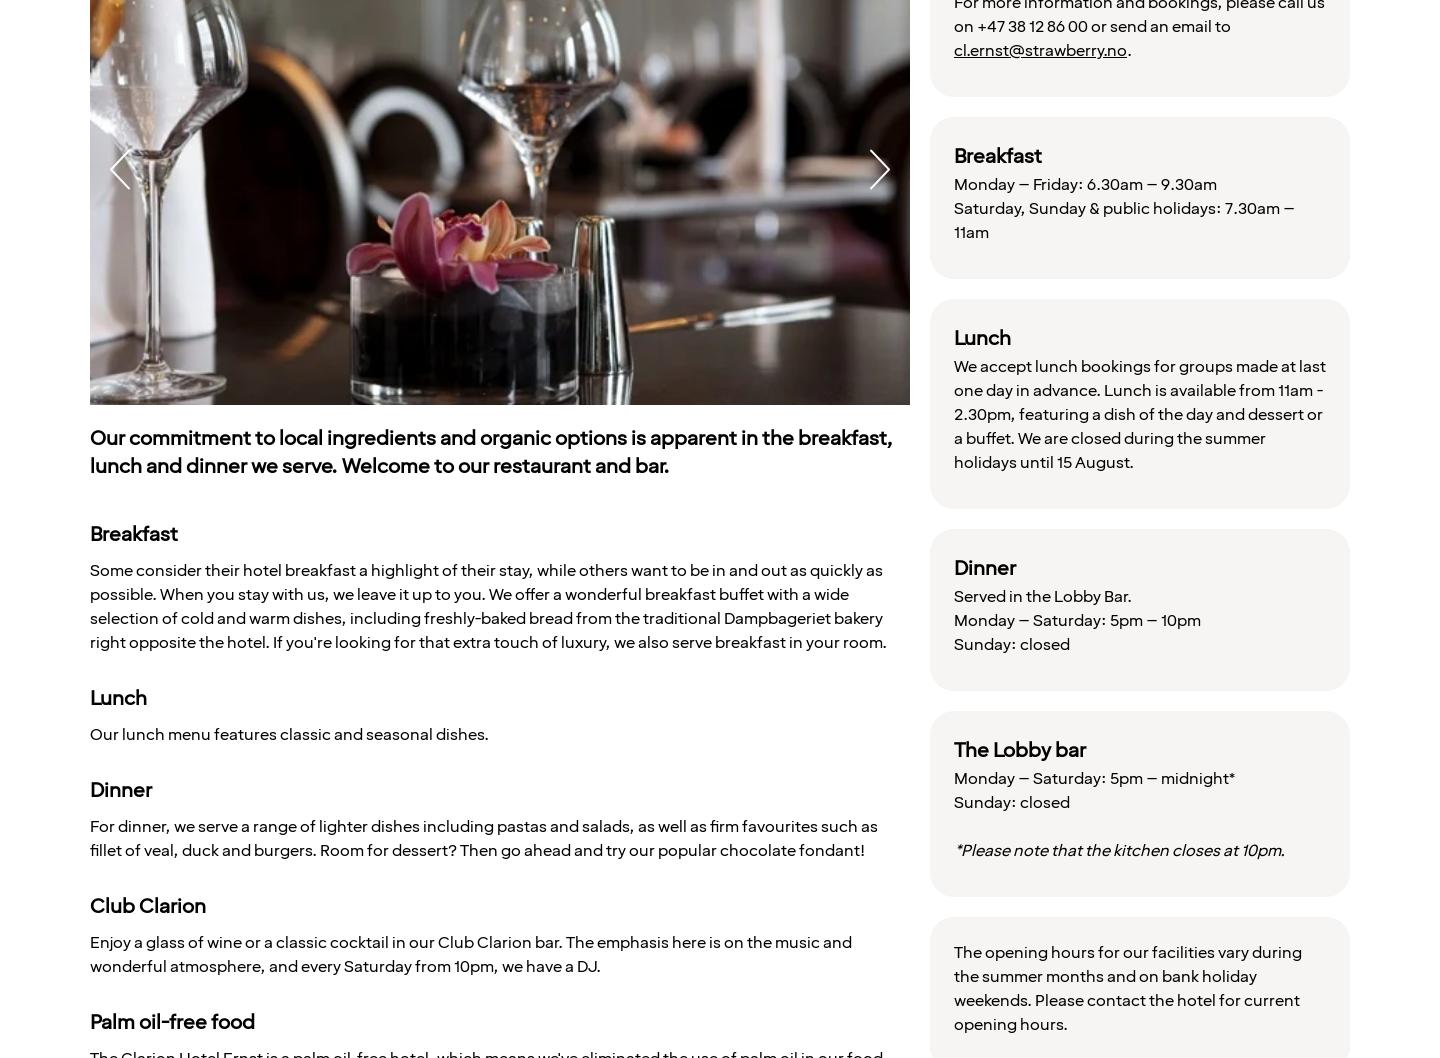 This screenshot has height=1058, width=1440. What do you see at coordinates (1138, 413) in the screenshot?
I see `'We accept lunch bookings for groups made at last one day in advance. Lunch is available from 11am - 2.30pm, featuring a dish of the day and dessert or a buffet. We are closed during the summer holidays until 15 August.'` at bounding box center [1138, 413].